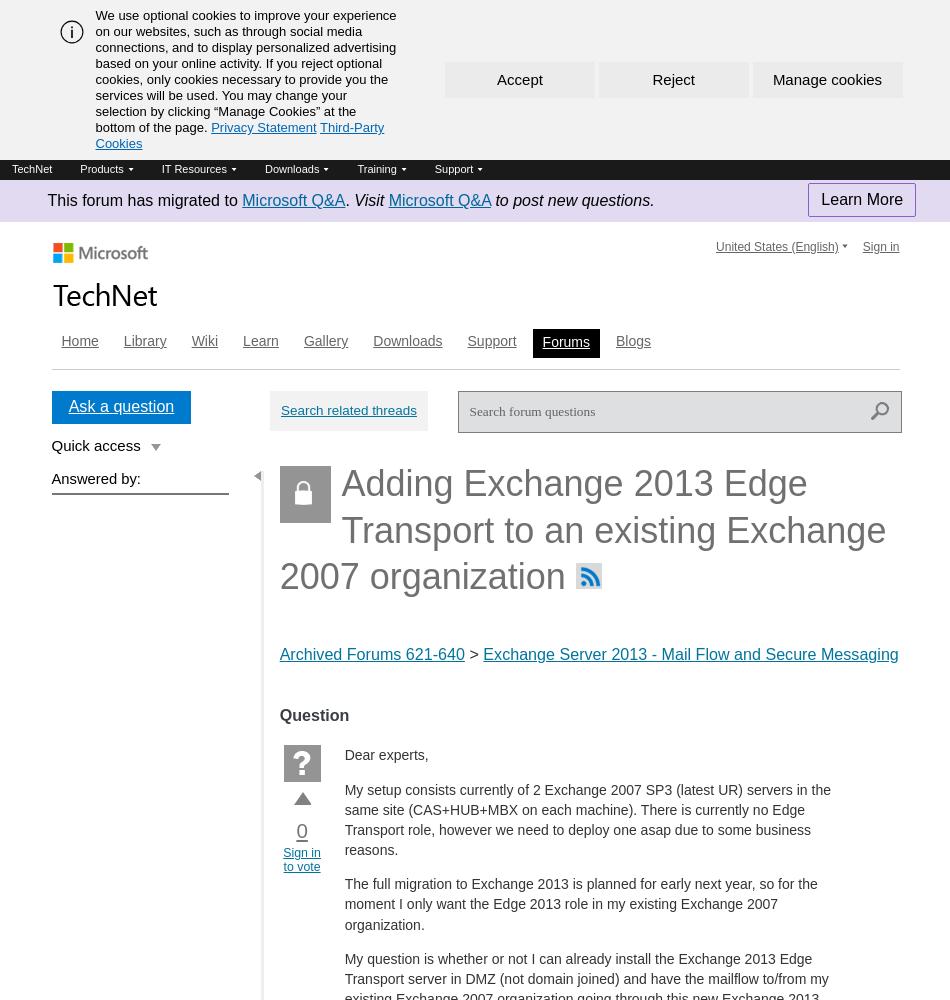 The height and width of the screenshot is (1000, 950). What do you see at coordinates (776, 246) in the screenshot?
I see `'United States (English)'` at bounding box center [776, 246].